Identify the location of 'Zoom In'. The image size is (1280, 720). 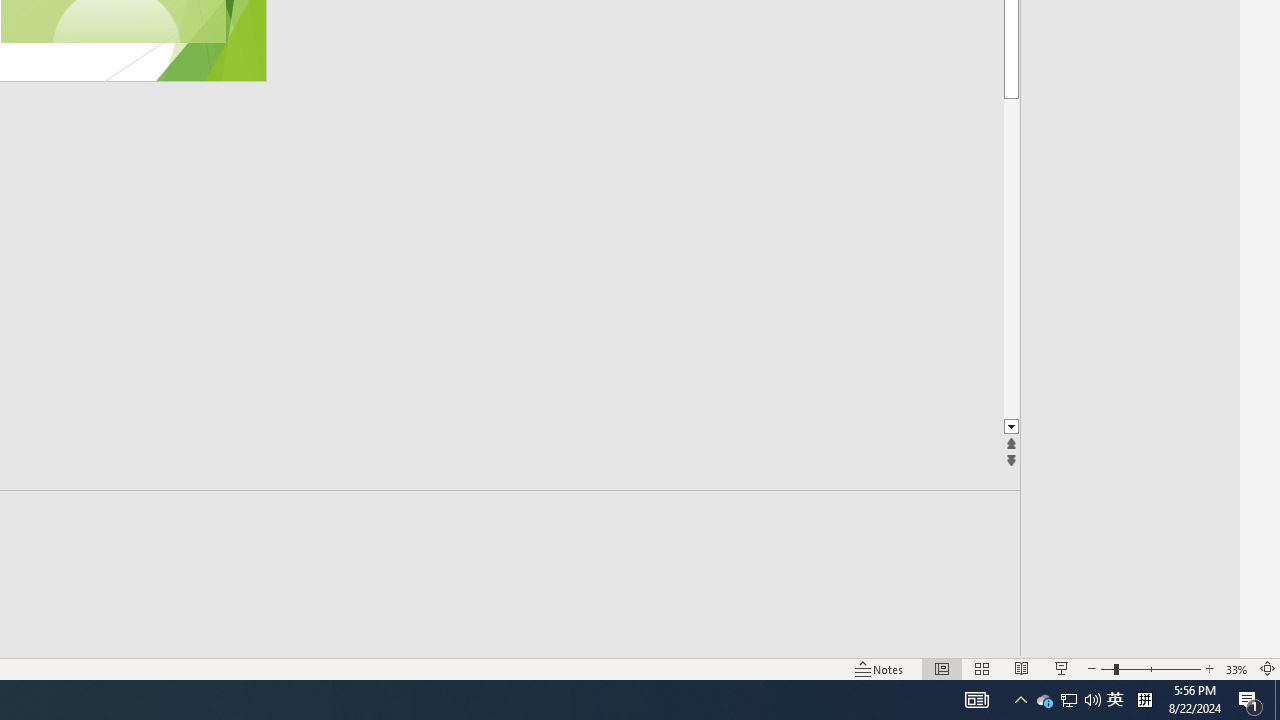
(1208, 669).